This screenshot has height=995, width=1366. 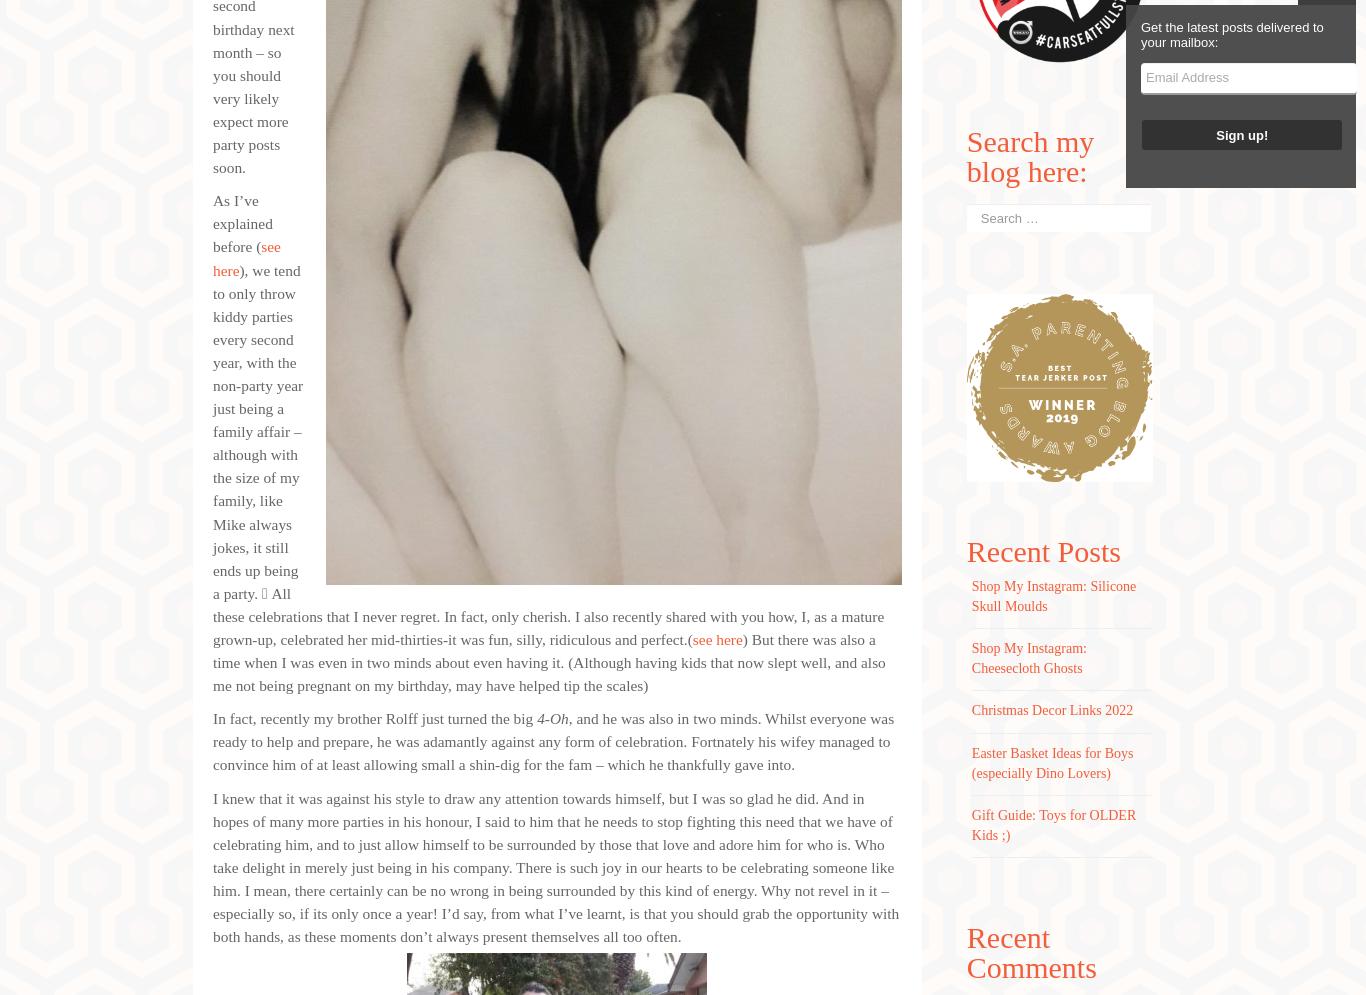 What do you see at coordinates (543, 651) in the screenshot?
I see `') But there was also a time when I was'` at bounding box center [543, 651].